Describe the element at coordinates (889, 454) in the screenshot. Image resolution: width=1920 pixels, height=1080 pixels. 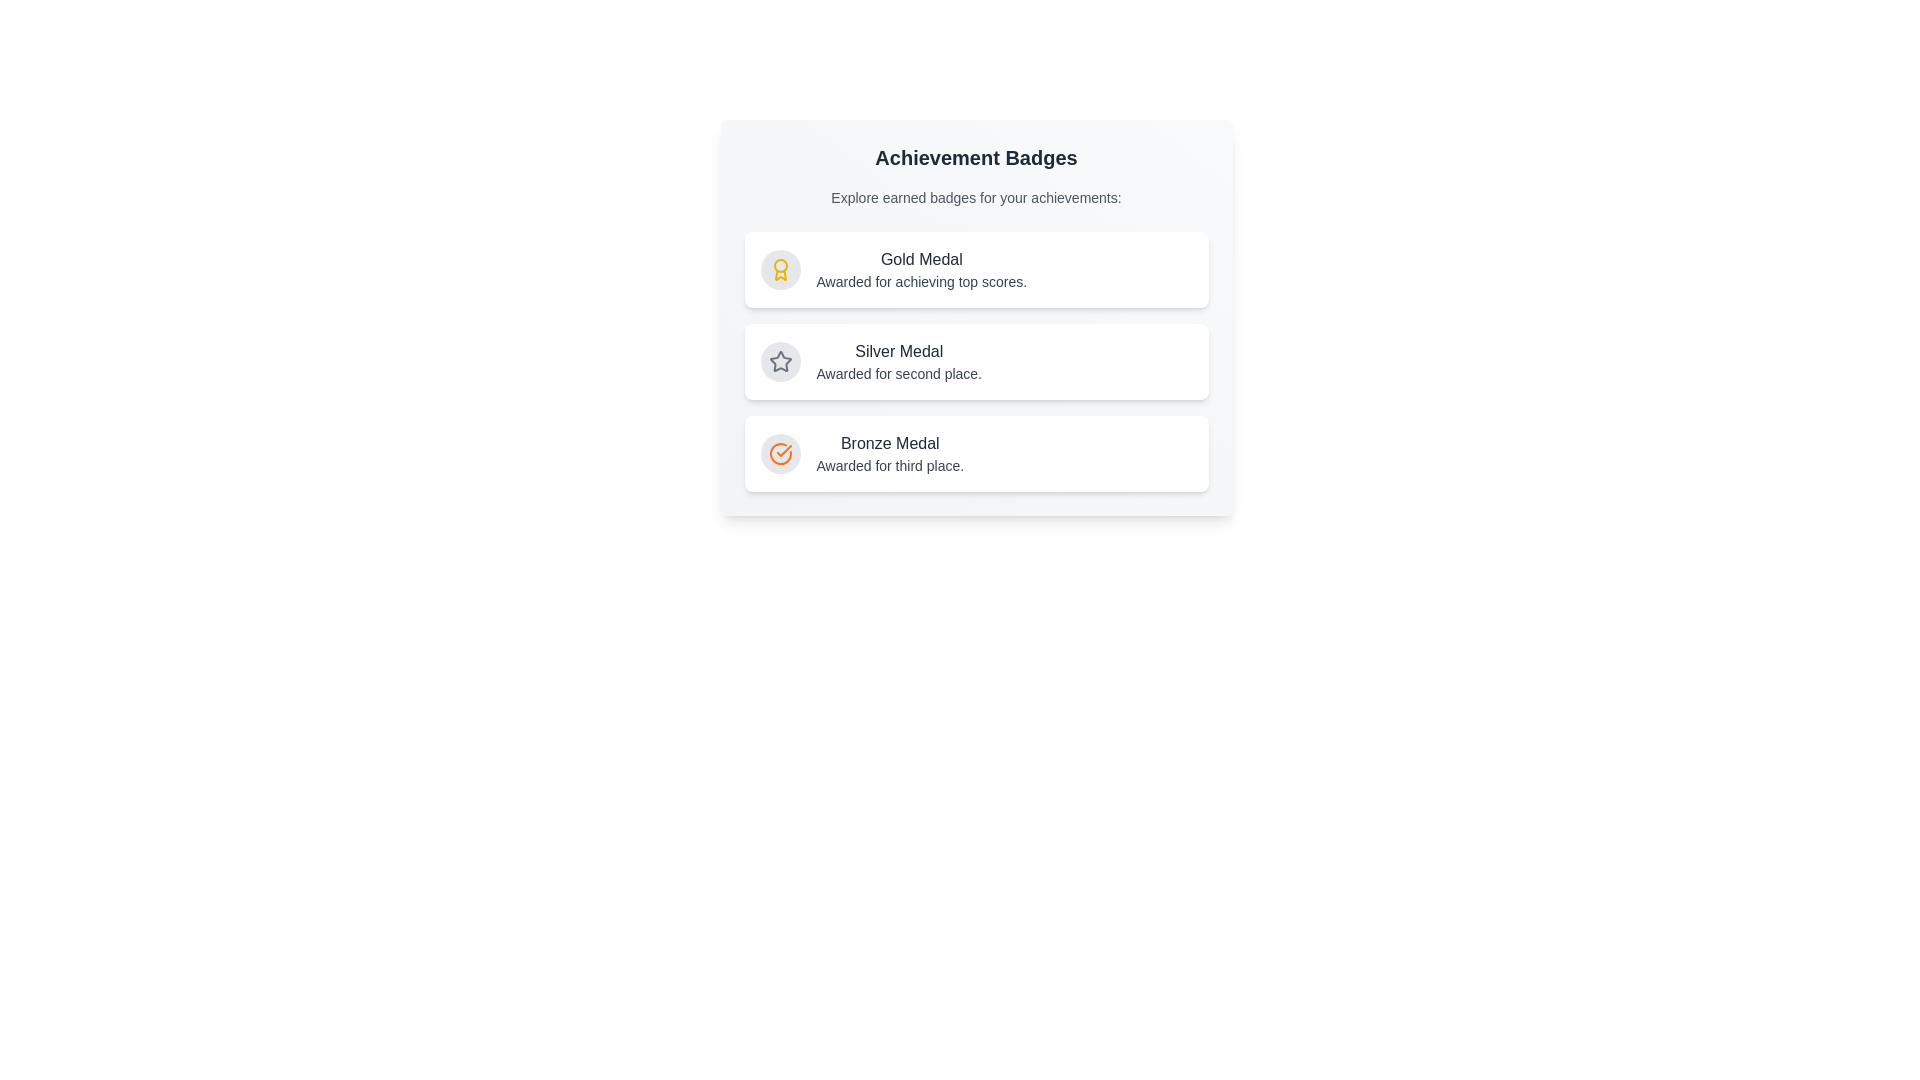
I see `information provided in the 'Bronze Medal' text label, which includes the bold text 'Bronze Medal' and the smaller text 'Awarded for third place.'` at that location.